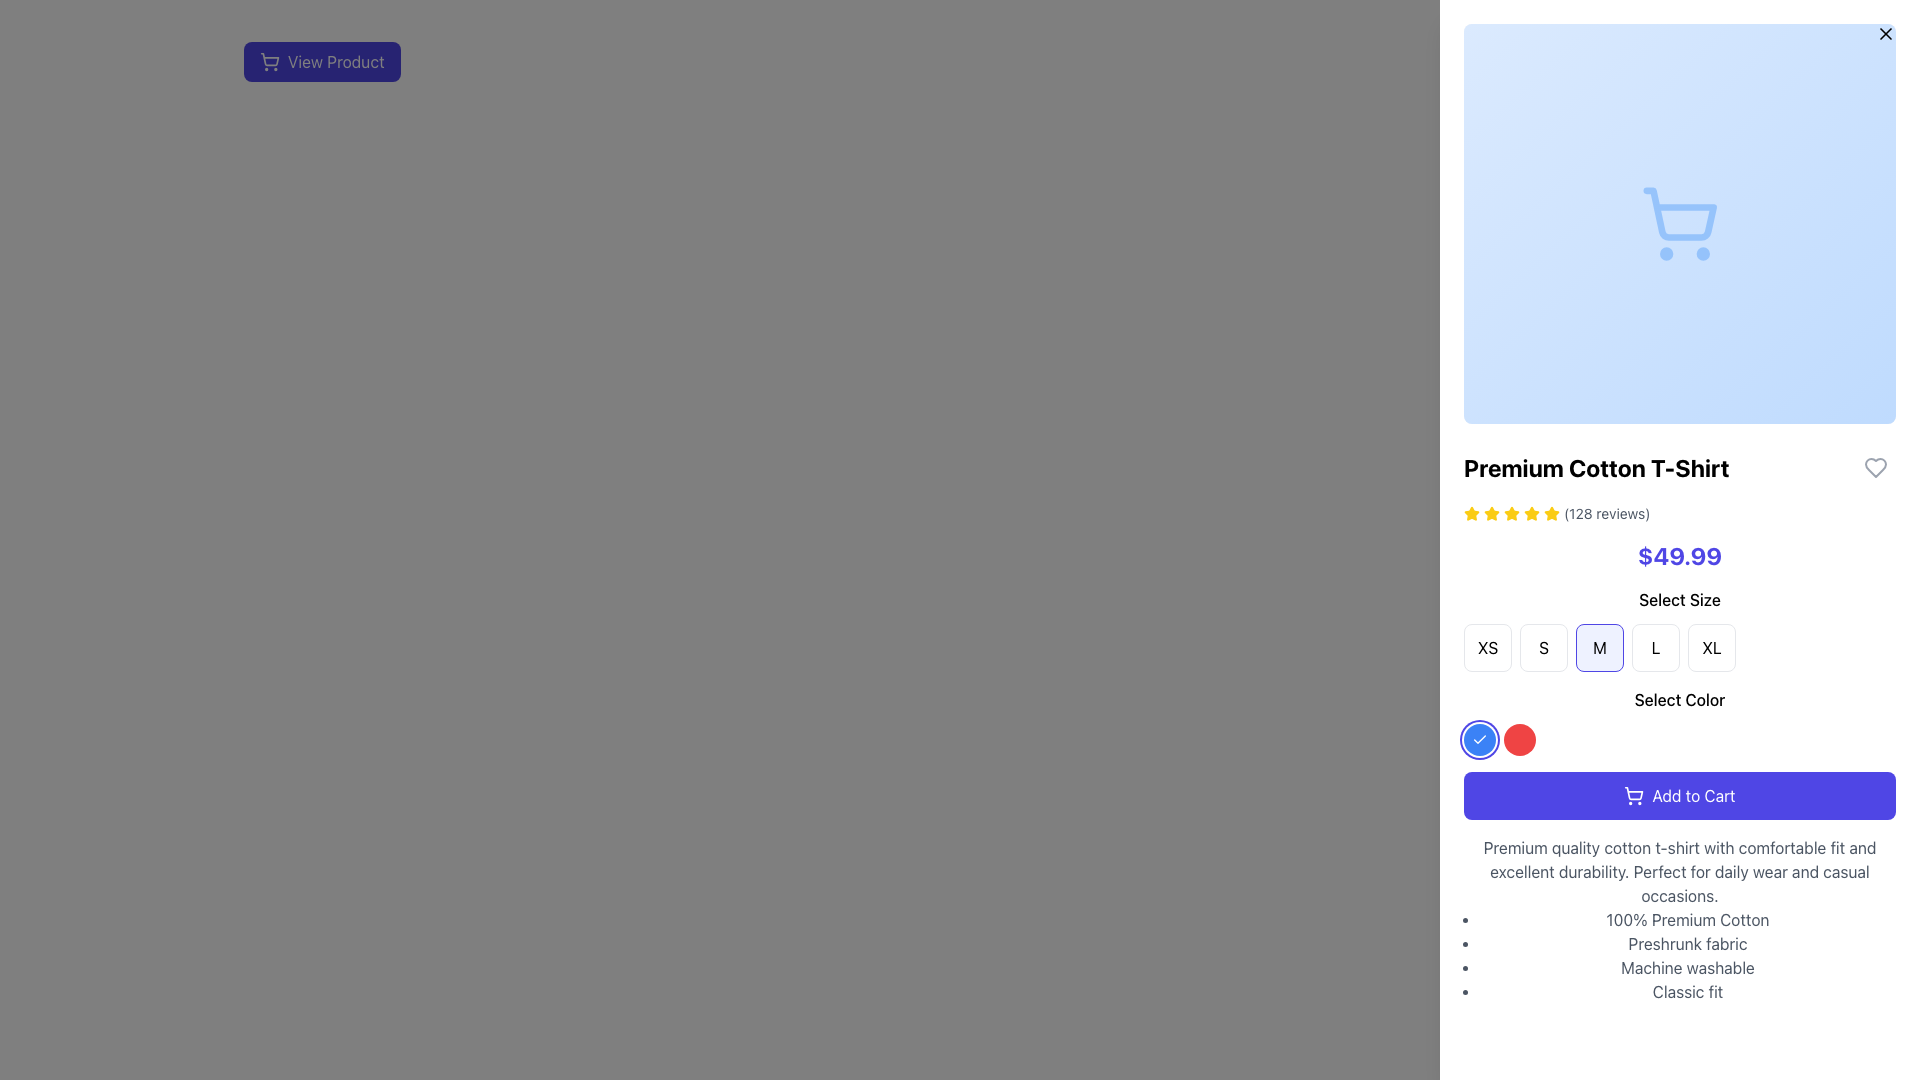 The image size is (1920, 1080). Describe the element at coordinates (1550, 512) in the screenshot. I see `the rating associated with the first star icon in the rating system for the Premium Cotton T-Shirt` at that location.